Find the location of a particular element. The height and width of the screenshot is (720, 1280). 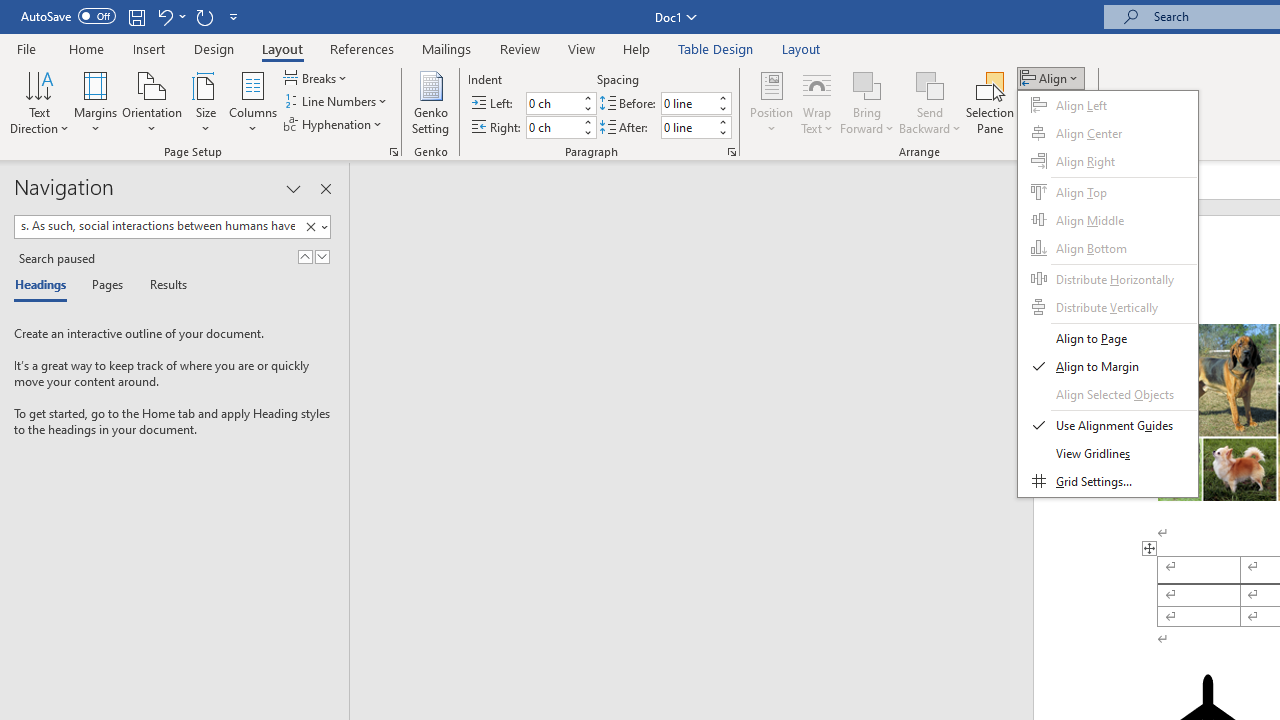

'Margins' is located at coordinates (95, 103).